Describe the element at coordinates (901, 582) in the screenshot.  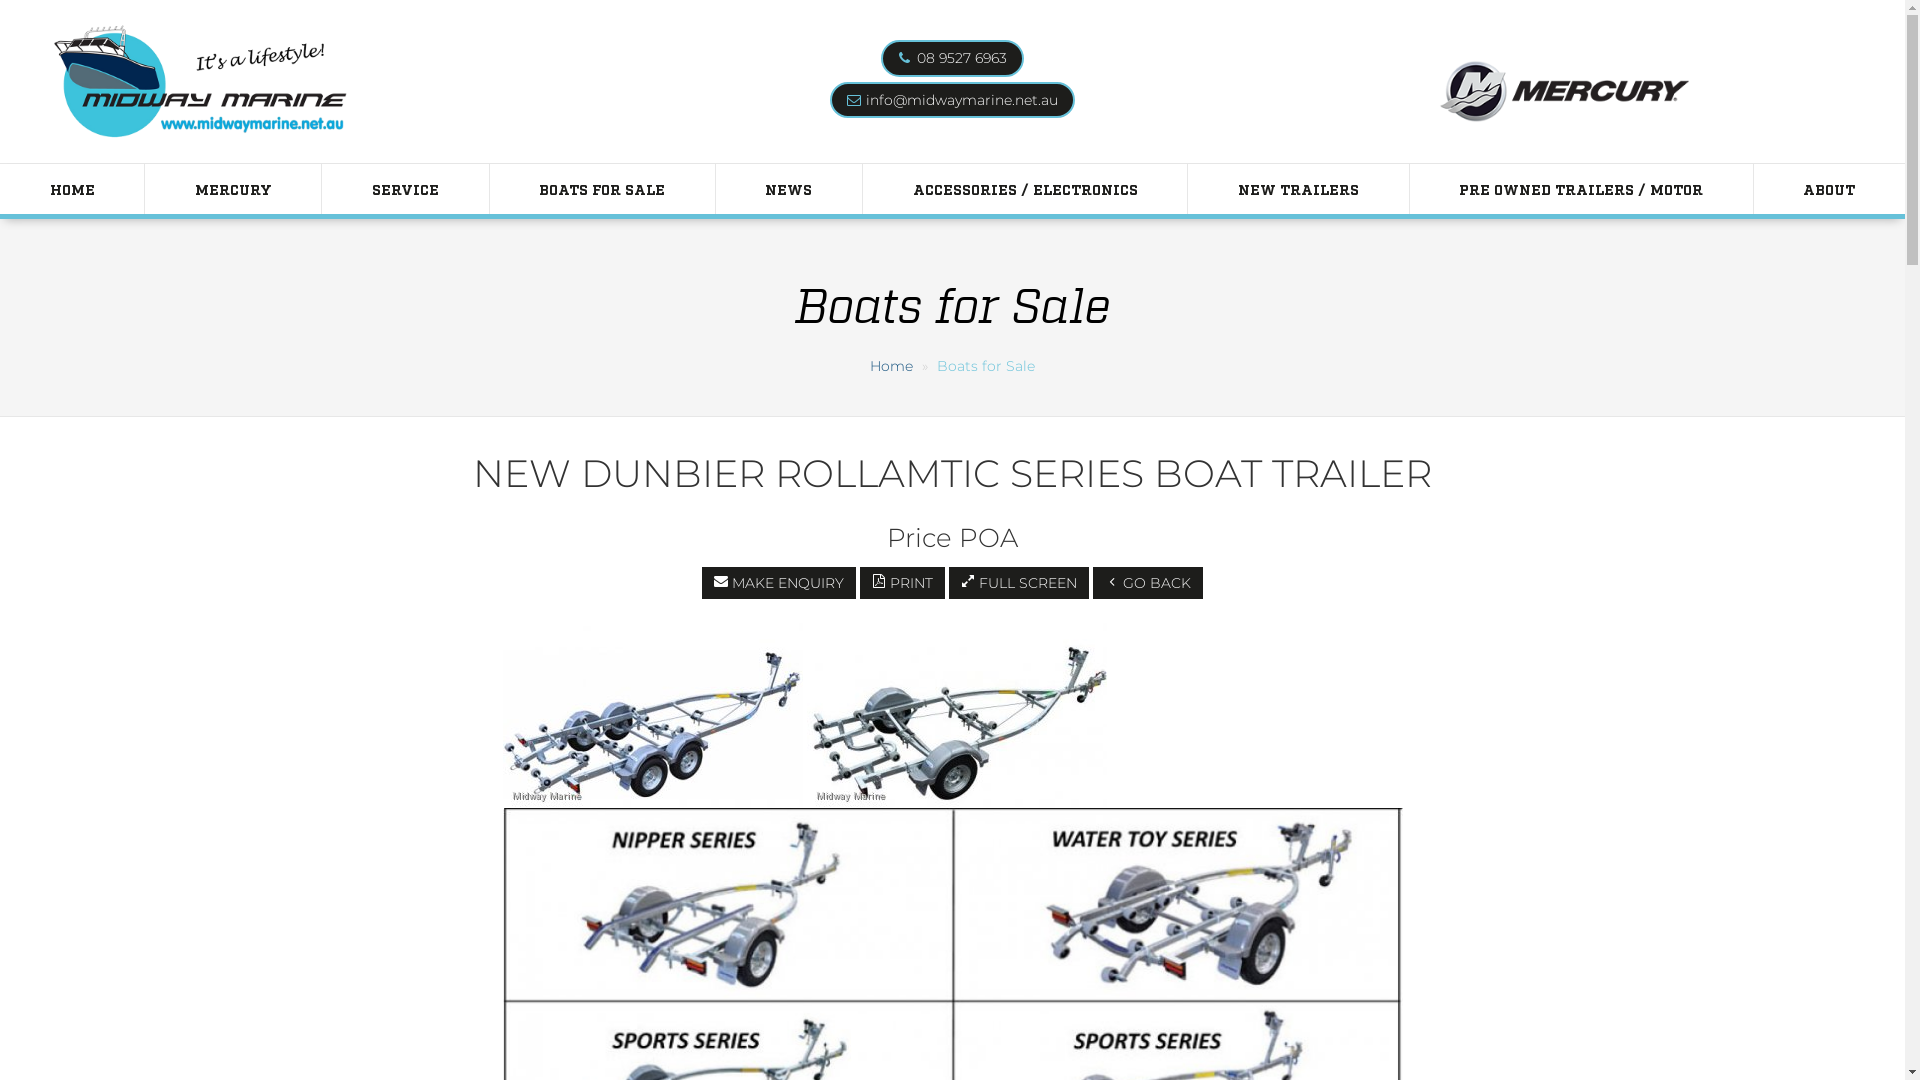
I see `'PRINT'` at that location.